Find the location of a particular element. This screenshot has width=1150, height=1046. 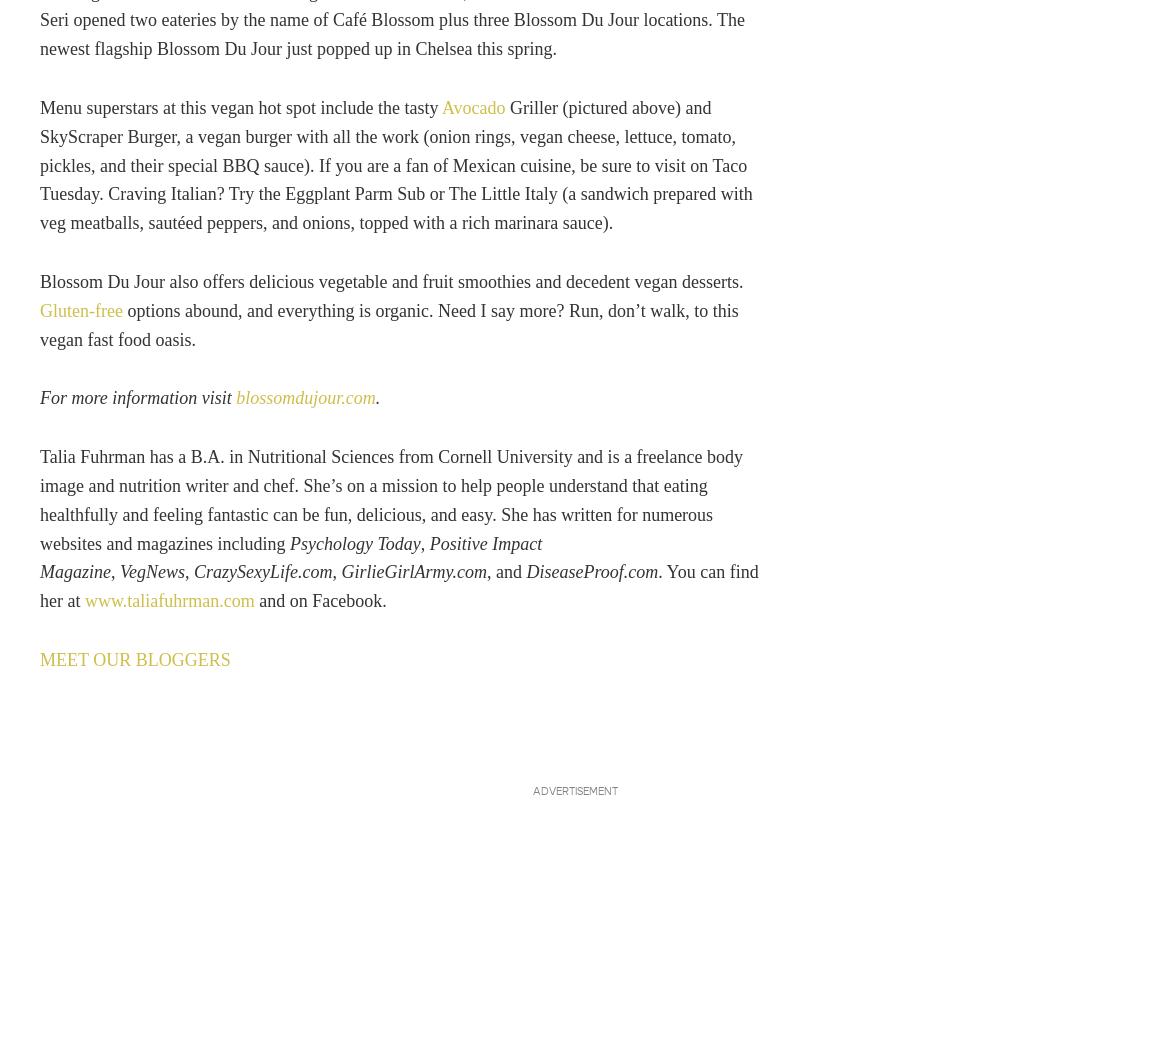

'Positive Impact Magazine' is located at coordinates (290, 556).